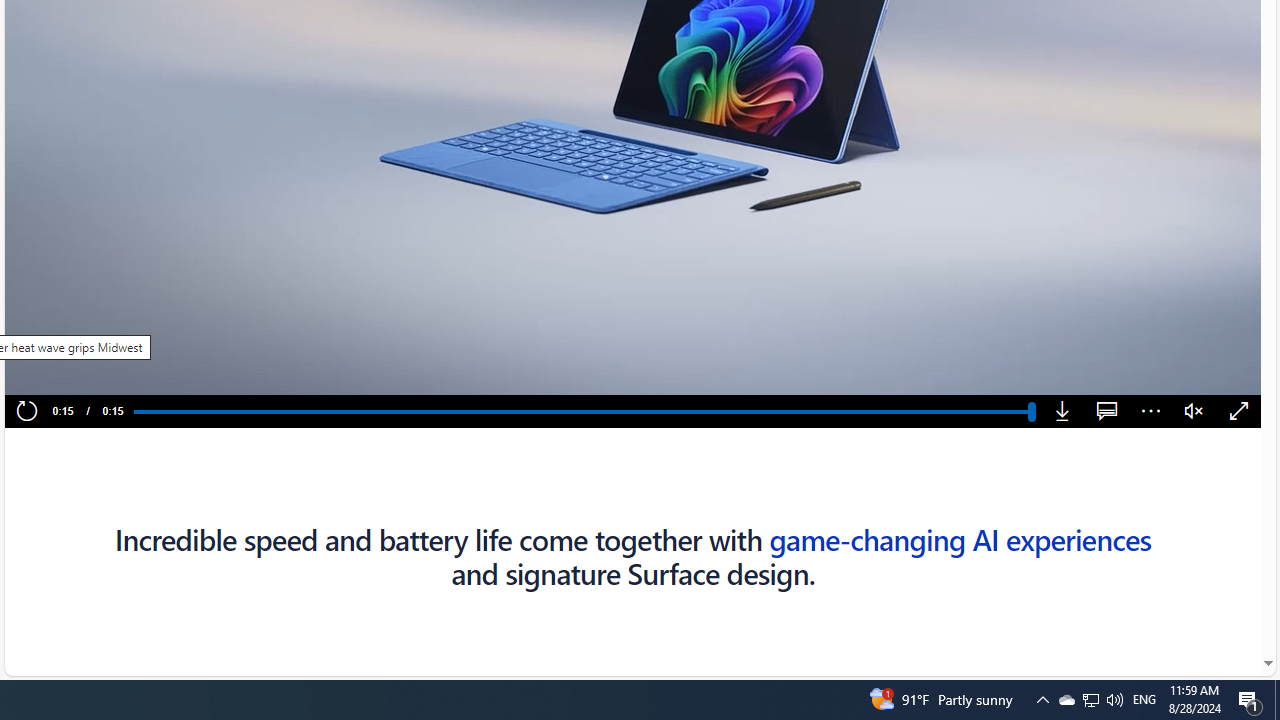 The width and height of the screenshot is (1280, 720). Describe the element at coordinates (581, 410) in the screenshot. I see `'Progress Bar'` at that location.